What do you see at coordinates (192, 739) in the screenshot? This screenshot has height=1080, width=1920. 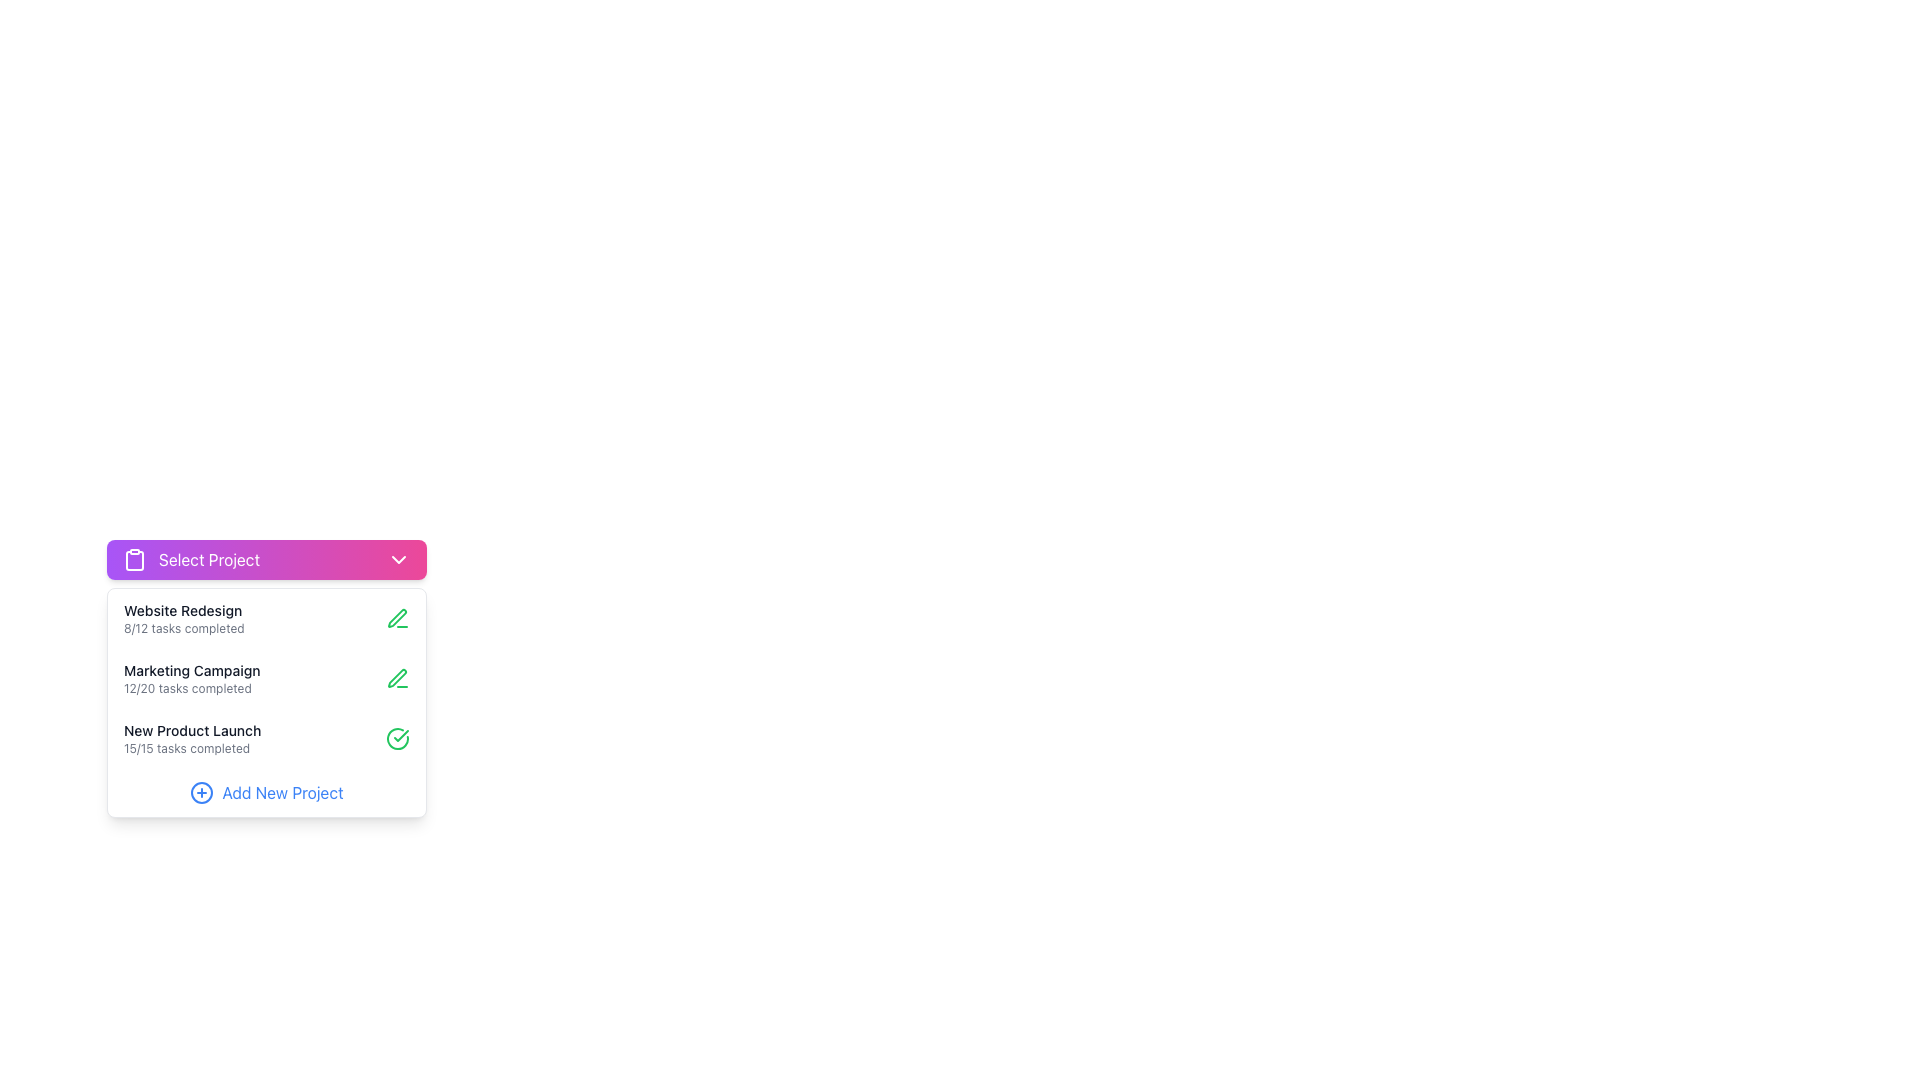 I see `the label displaying 'New Product Launch' with '15/15 tasks completed' in the dropdown menu titled 'Select Project'` at bounding box center [192, 739].